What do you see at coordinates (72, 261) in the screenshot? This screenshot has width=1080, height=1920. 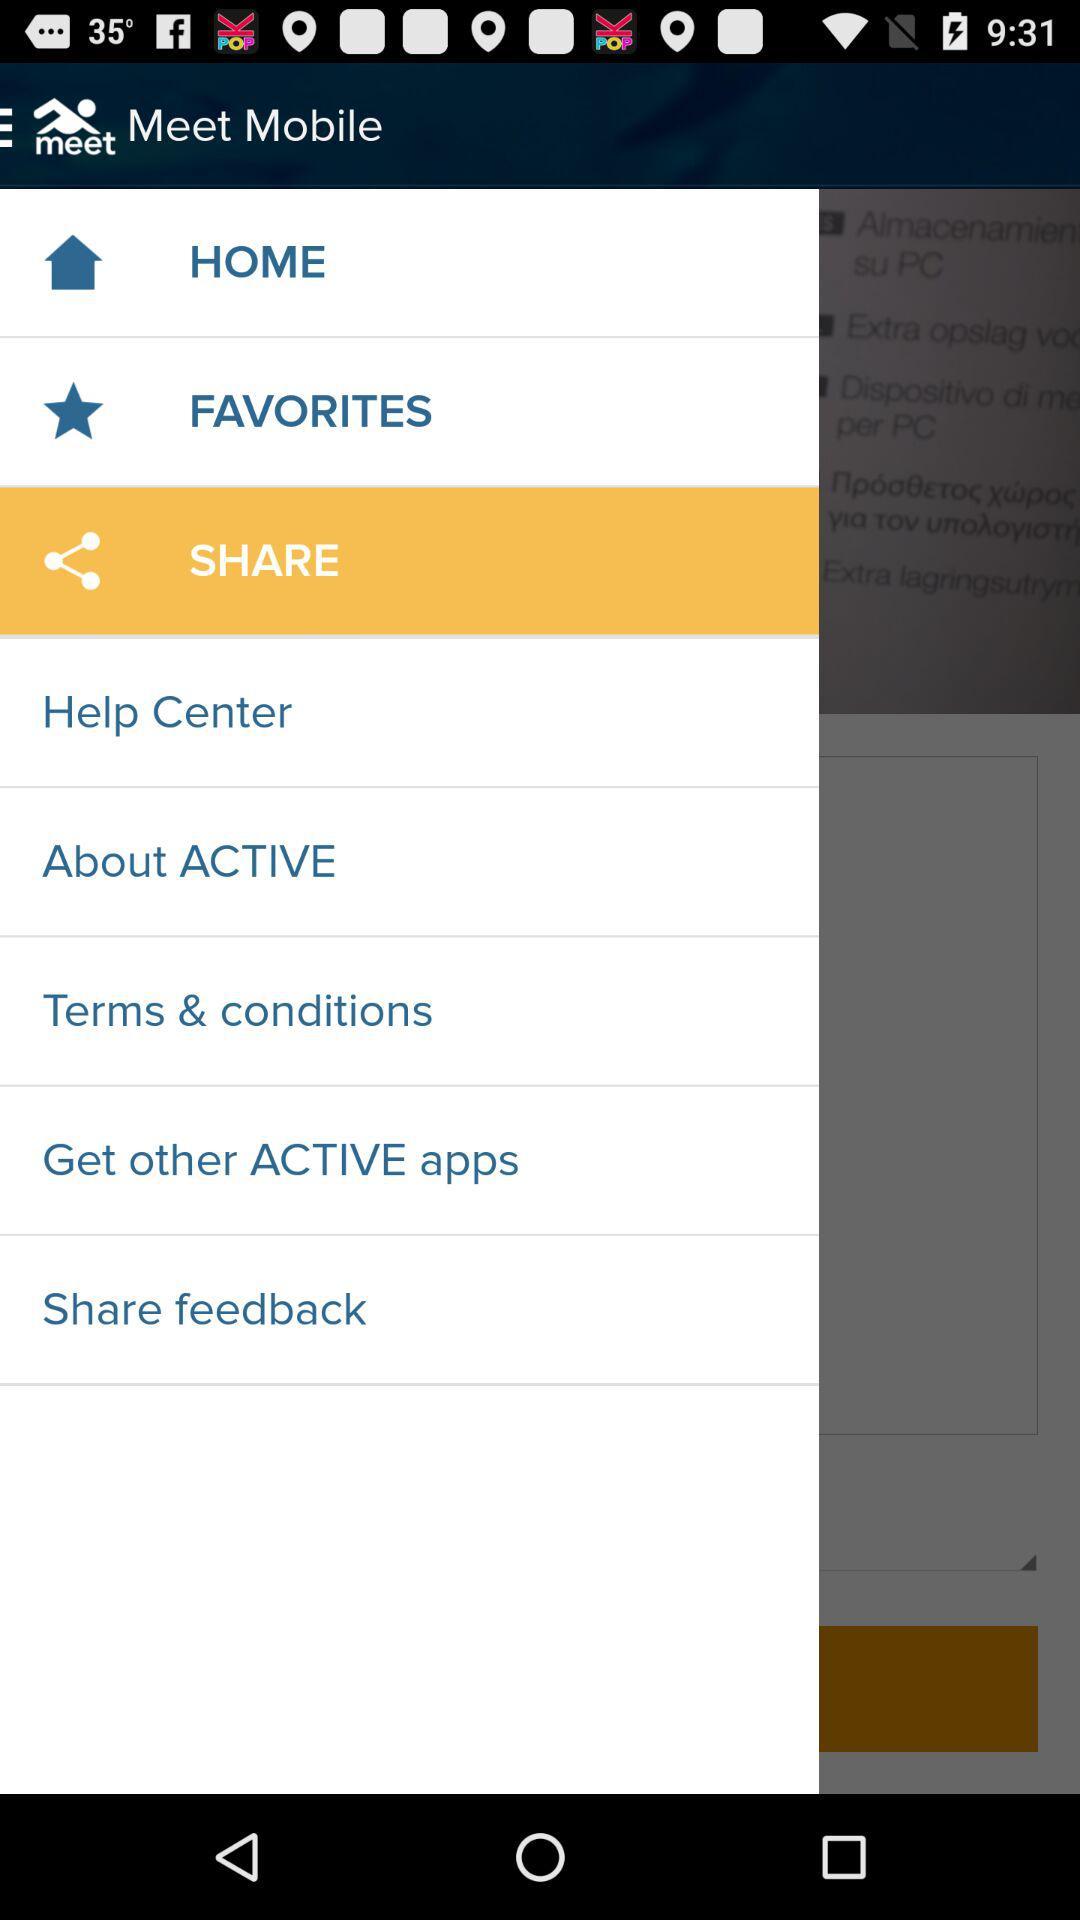 I see `the icon which is left side of home` at bounding box center [72, 261].